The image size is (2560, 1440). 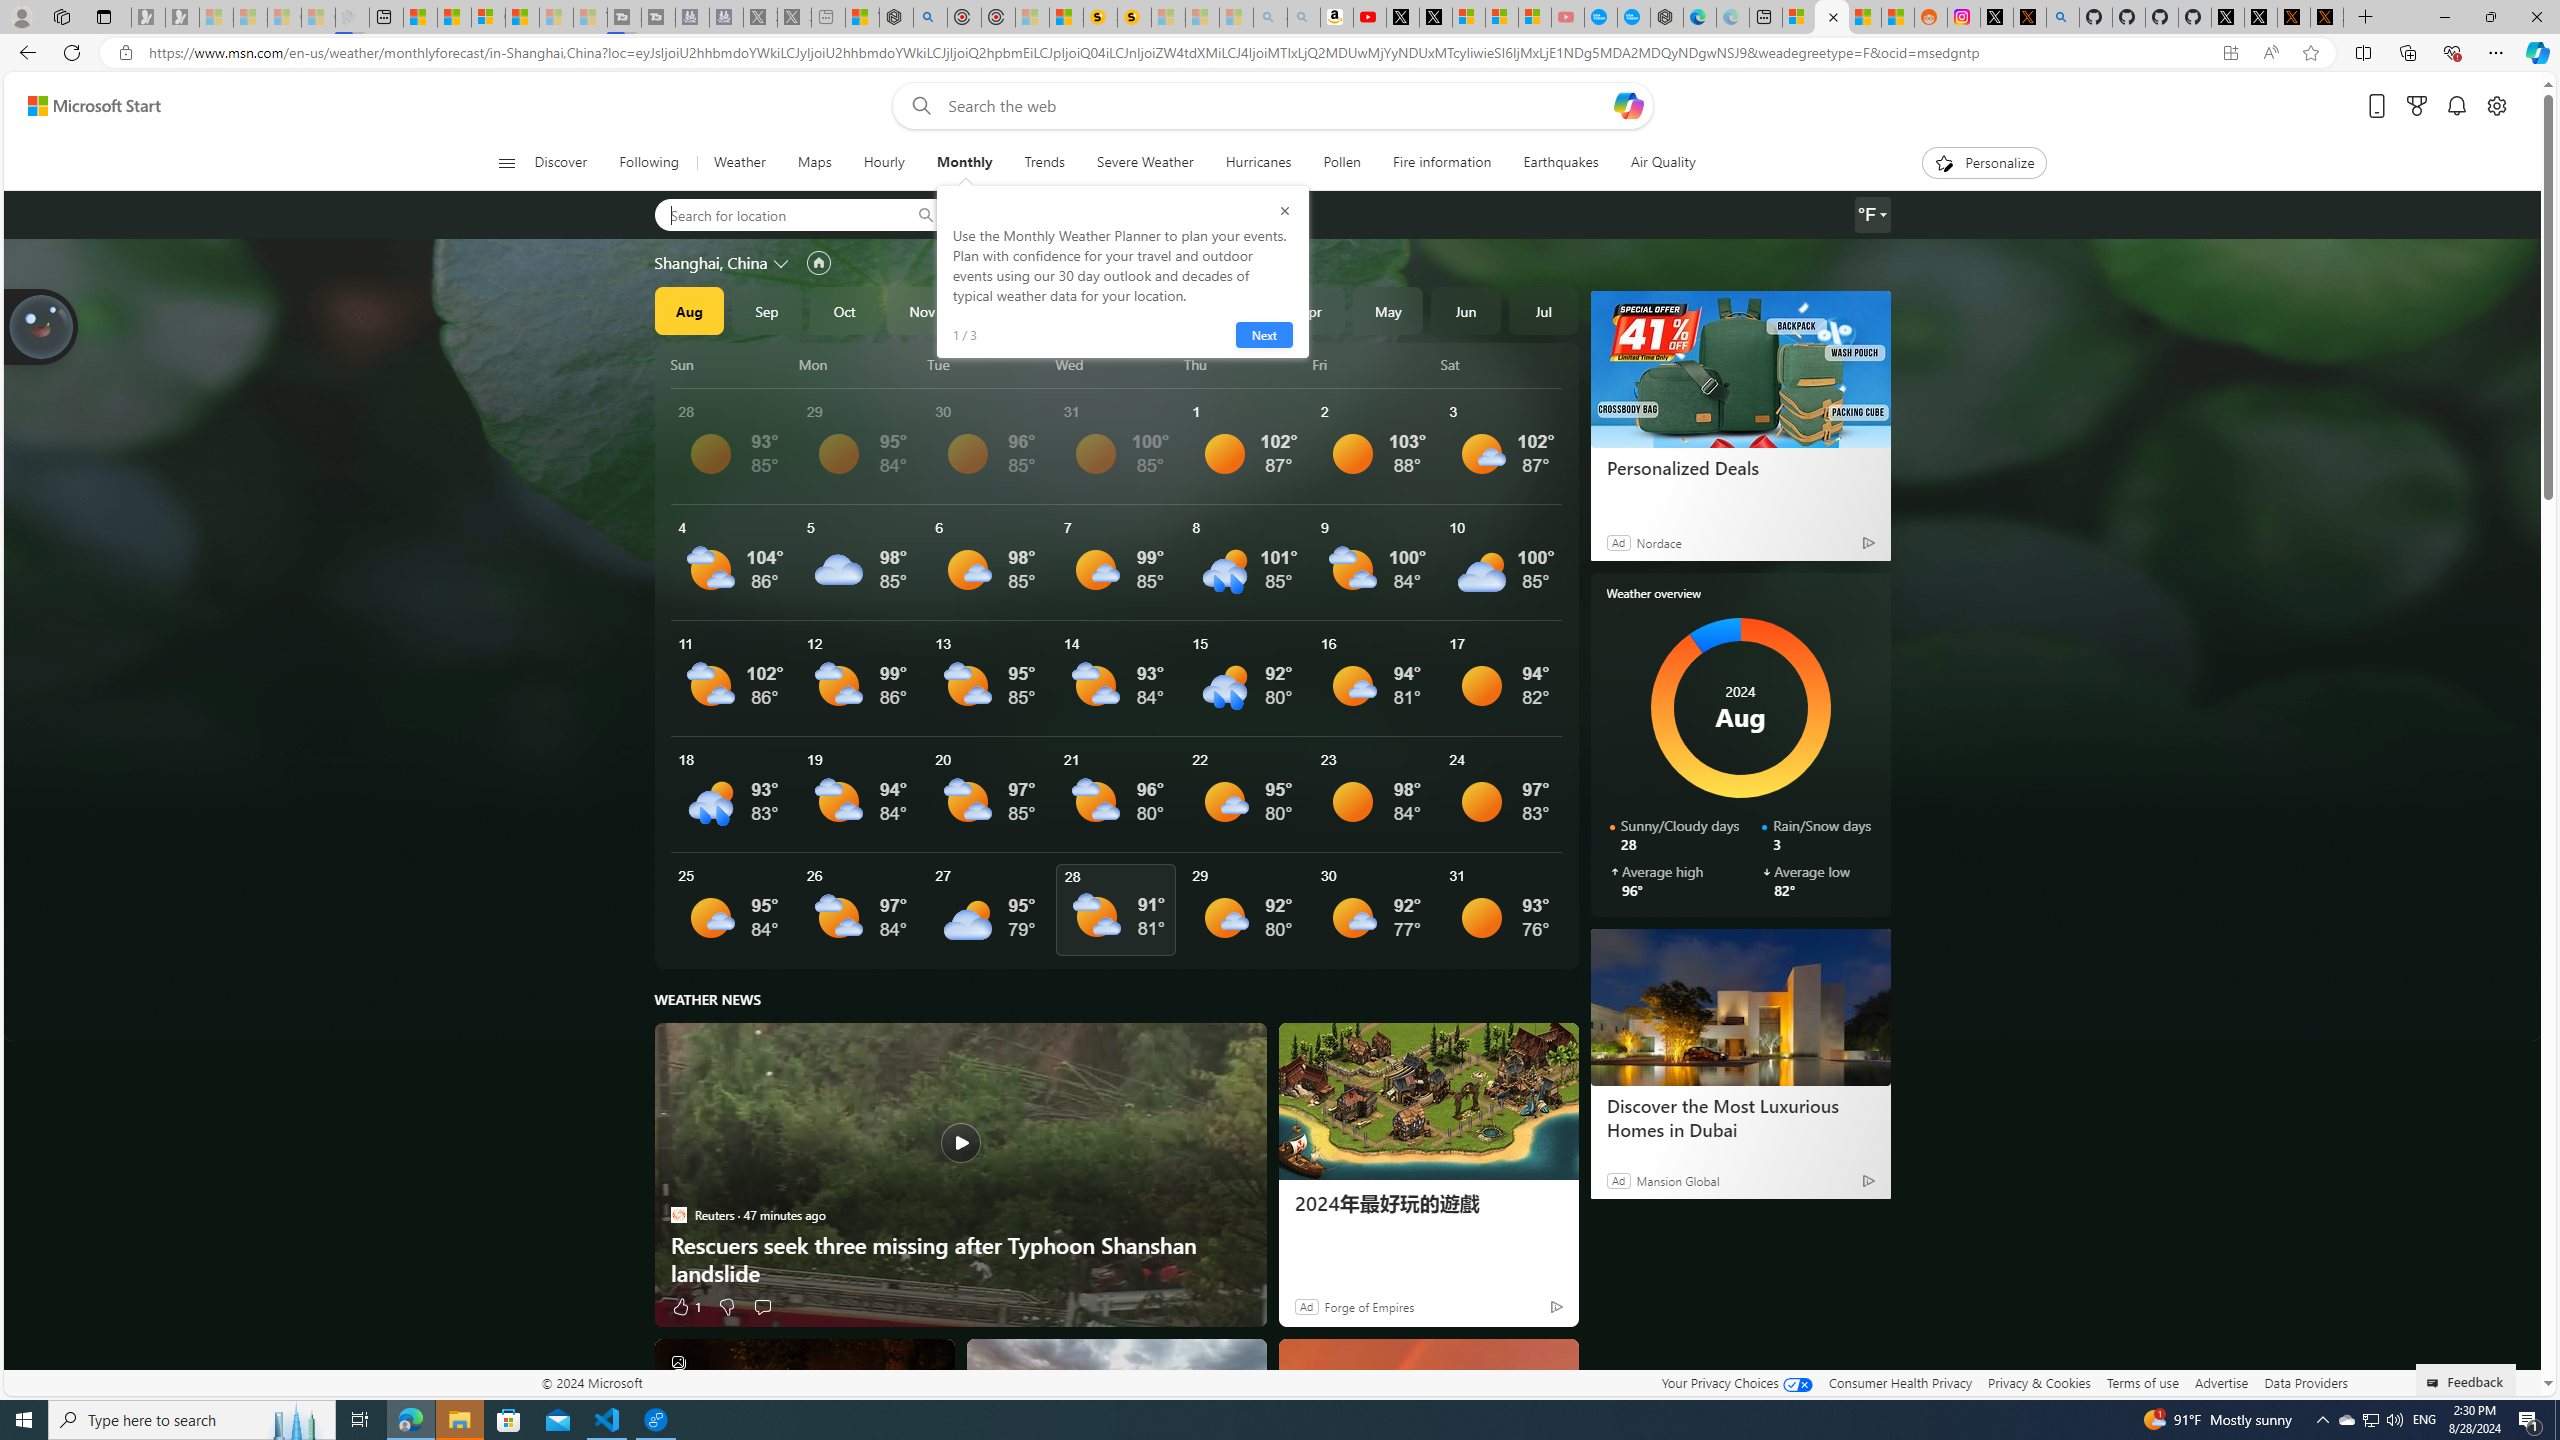 What do you see at coordinates (819, 261) in the screenshot?
I see `'Set as primary location'` at bounding box center [819, 261].